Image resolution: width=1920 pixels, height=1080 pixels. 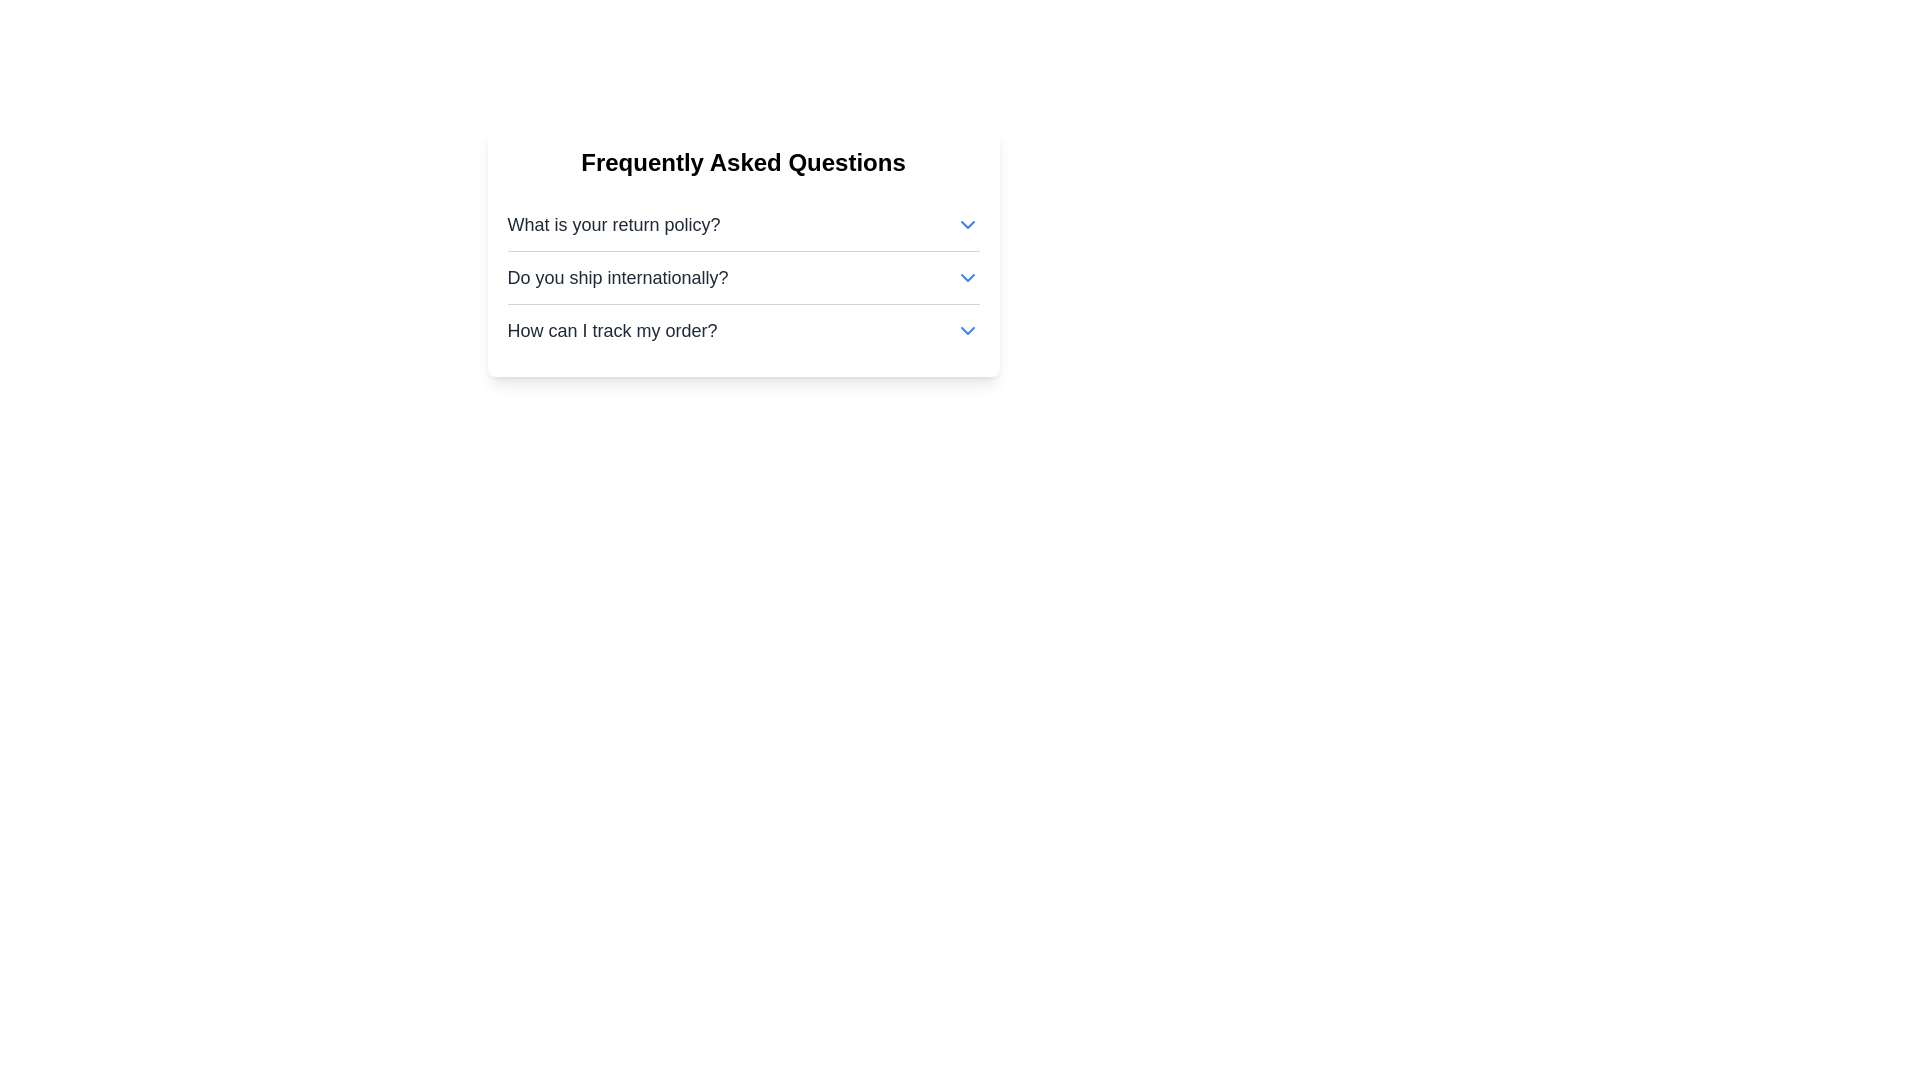 What do you see at coordinates (742, 161) in the screenshot?
I see `text header that says 'Frequently Asked Questions', which is a large, bold, and centered title above the FAQ section` at bounding box center [742, 161].